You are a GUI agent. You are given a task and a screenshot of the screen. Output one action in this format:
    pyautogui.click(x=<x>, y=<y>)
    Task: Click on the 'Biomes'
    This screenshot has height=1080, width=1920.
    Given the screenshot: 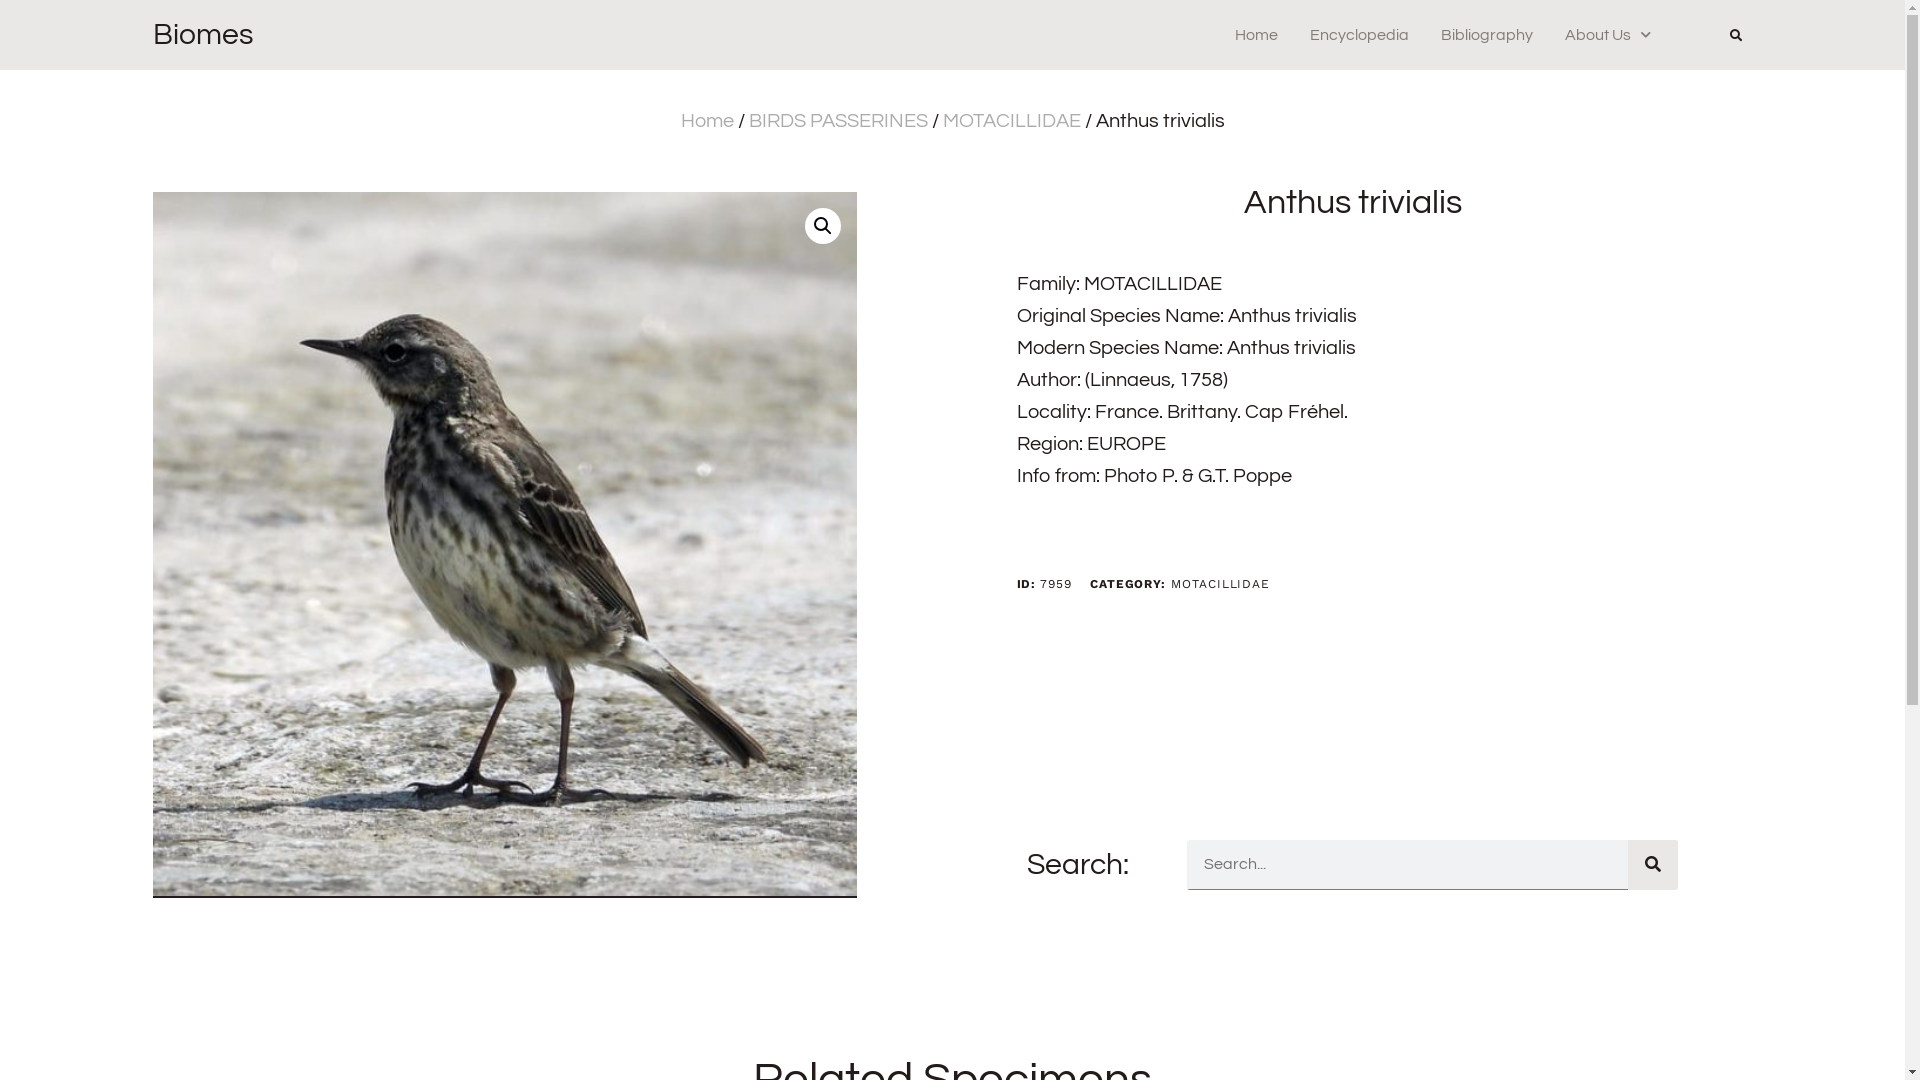 What is the action you would take?
    pyautogui.click(x=201, y=34)
    